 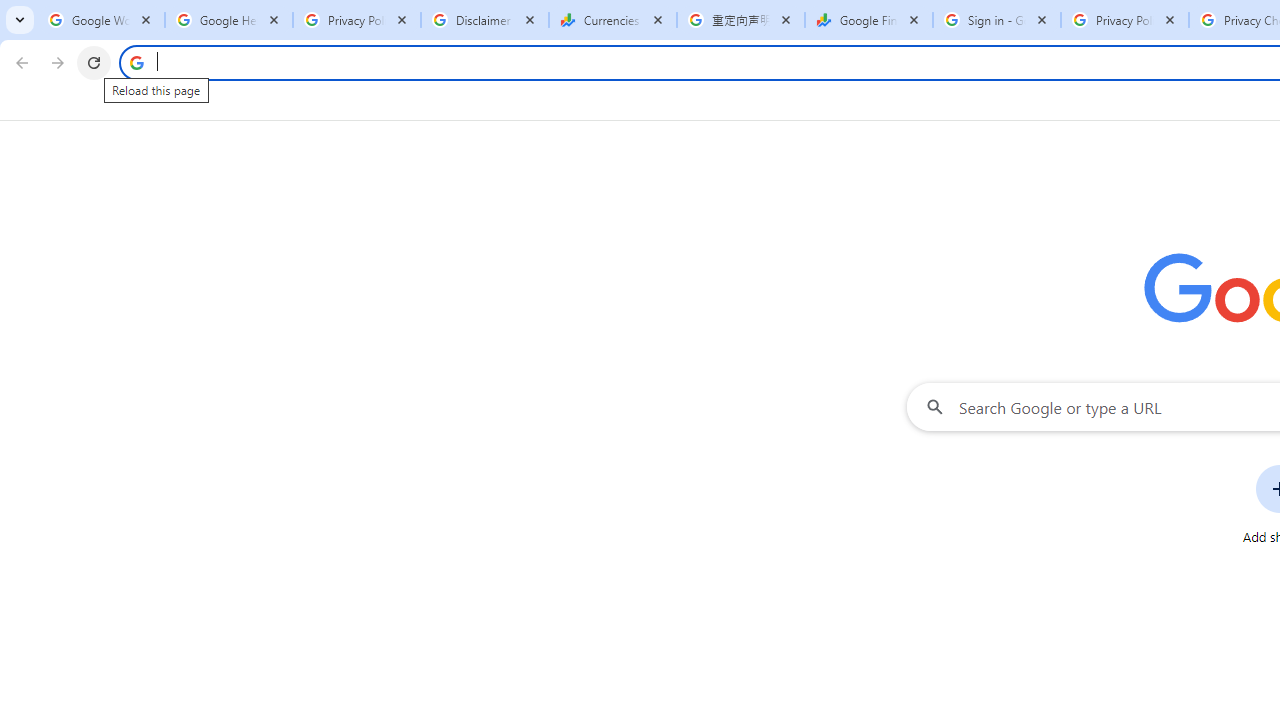 What do you see at coordinates (612, 20) in the screenshot?
I see `'Currencies - Google Finance'` at bounding box center [612, 20].